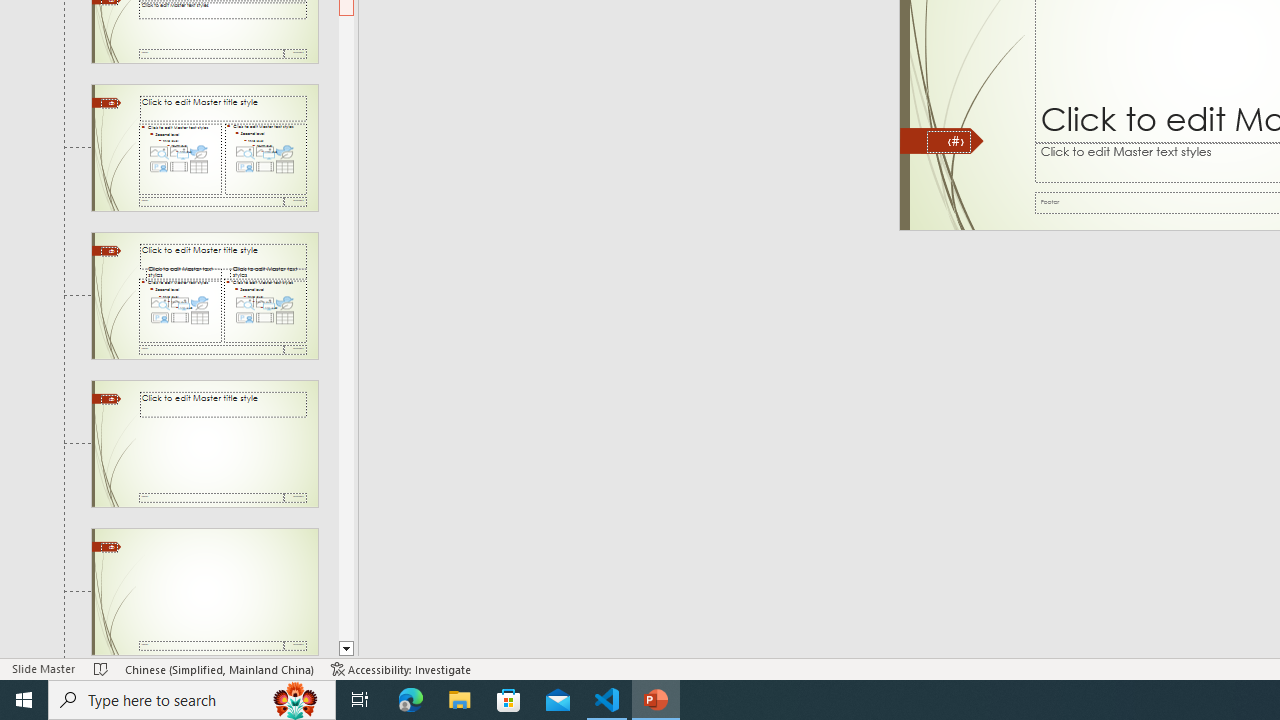 Image resolution: width=1280 pixels, height=720 pixels. Describe the element at coordinates (204, 296) in the screenshot. I see `'Slide Comparison Layout: used by no slides'` at that location.